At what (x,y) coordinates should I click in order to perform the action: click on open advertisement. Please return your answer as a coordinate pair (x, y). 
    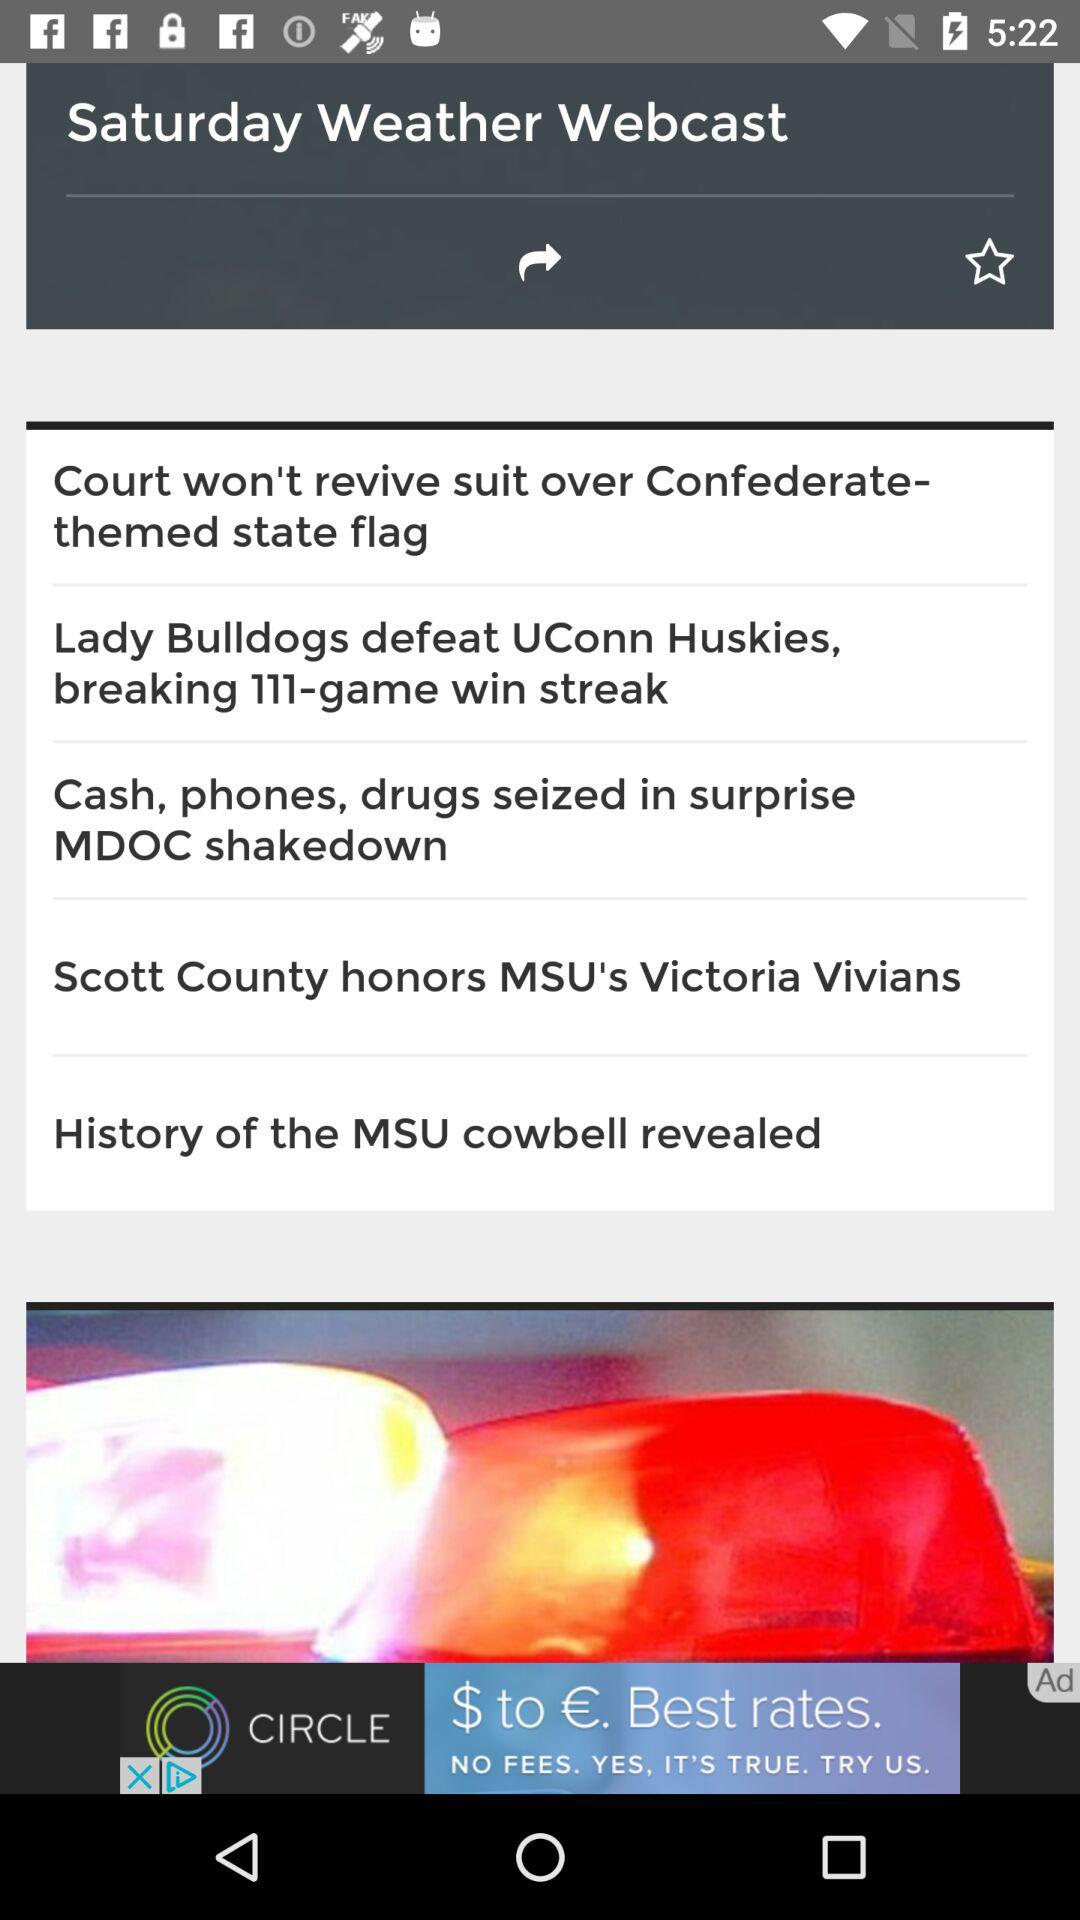
    Looking at the image, I should click on (540, 1727).